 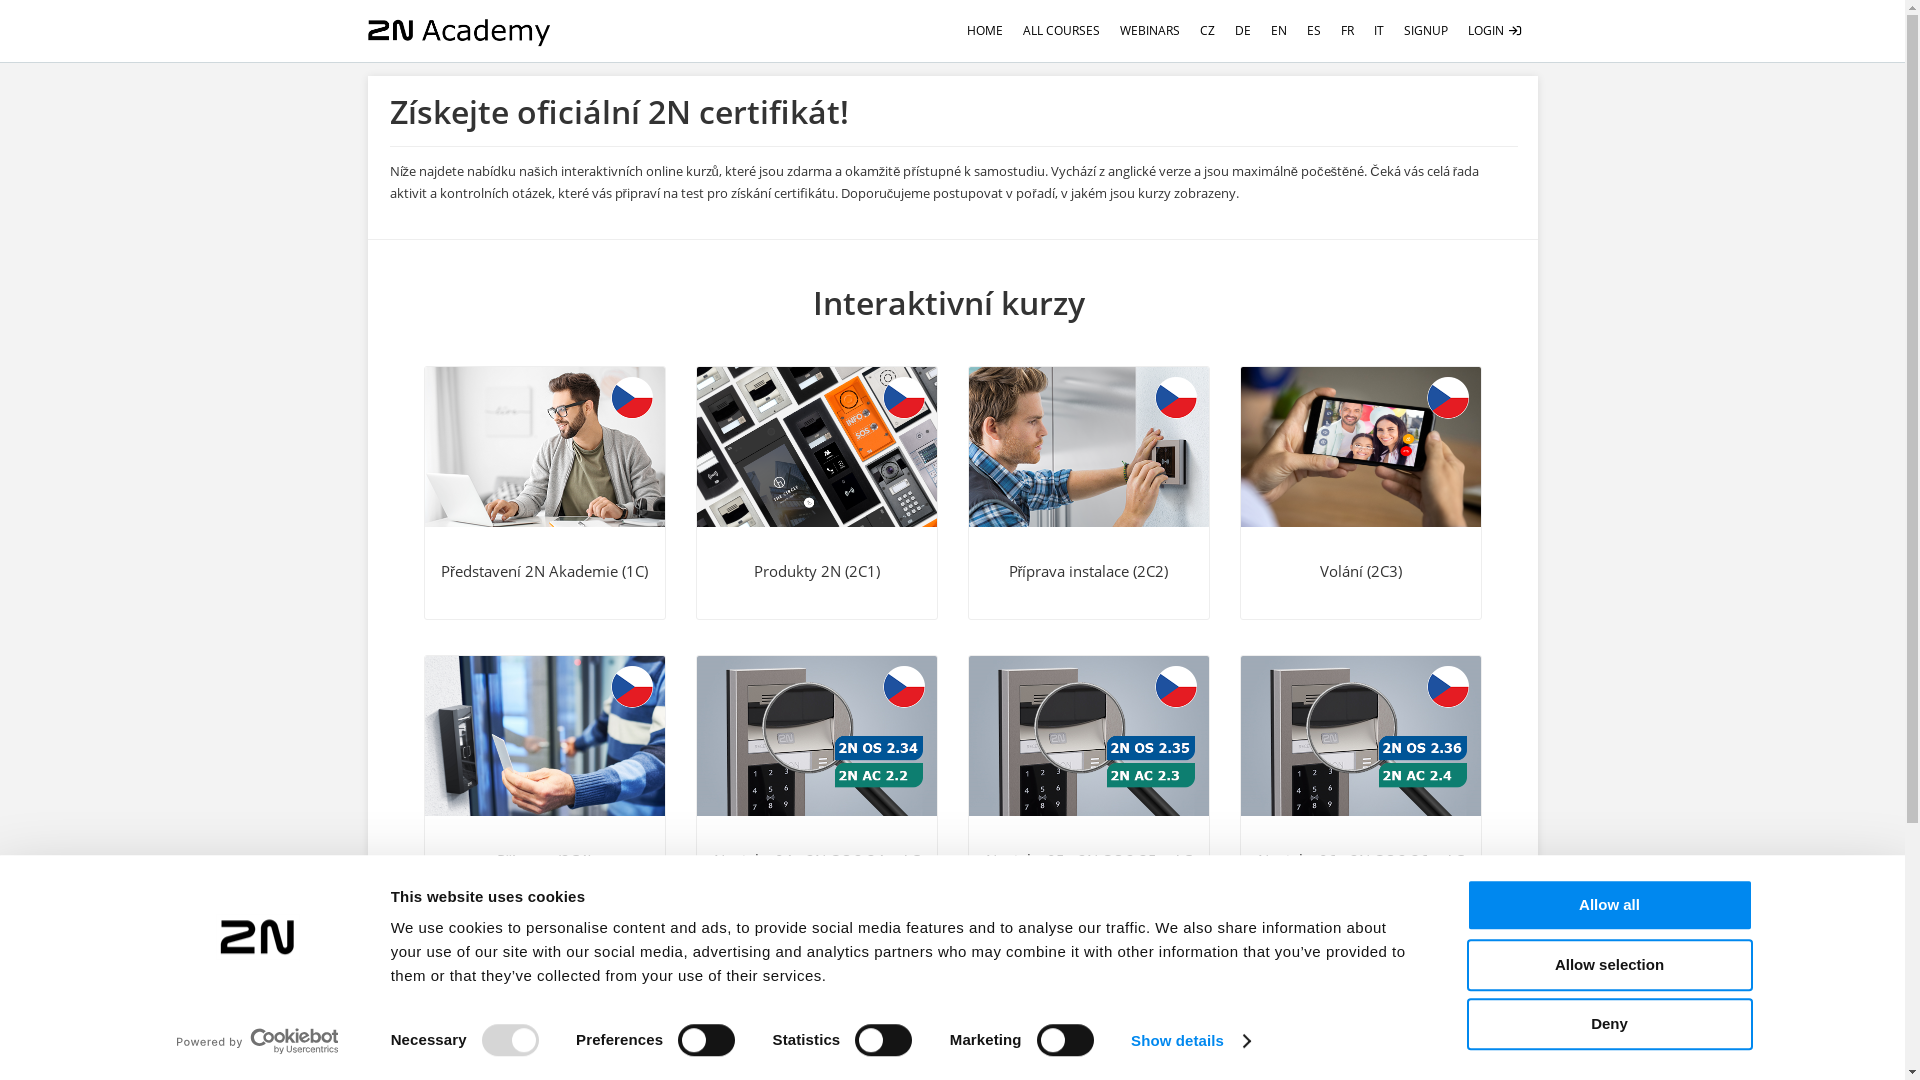 What do you see at coordinates (816, 781) in the screenshot?
I see `'Novinky 04 - 2N OS 2.34 a AC 2.2 (3C1)'` at bounding box center [816, 781].